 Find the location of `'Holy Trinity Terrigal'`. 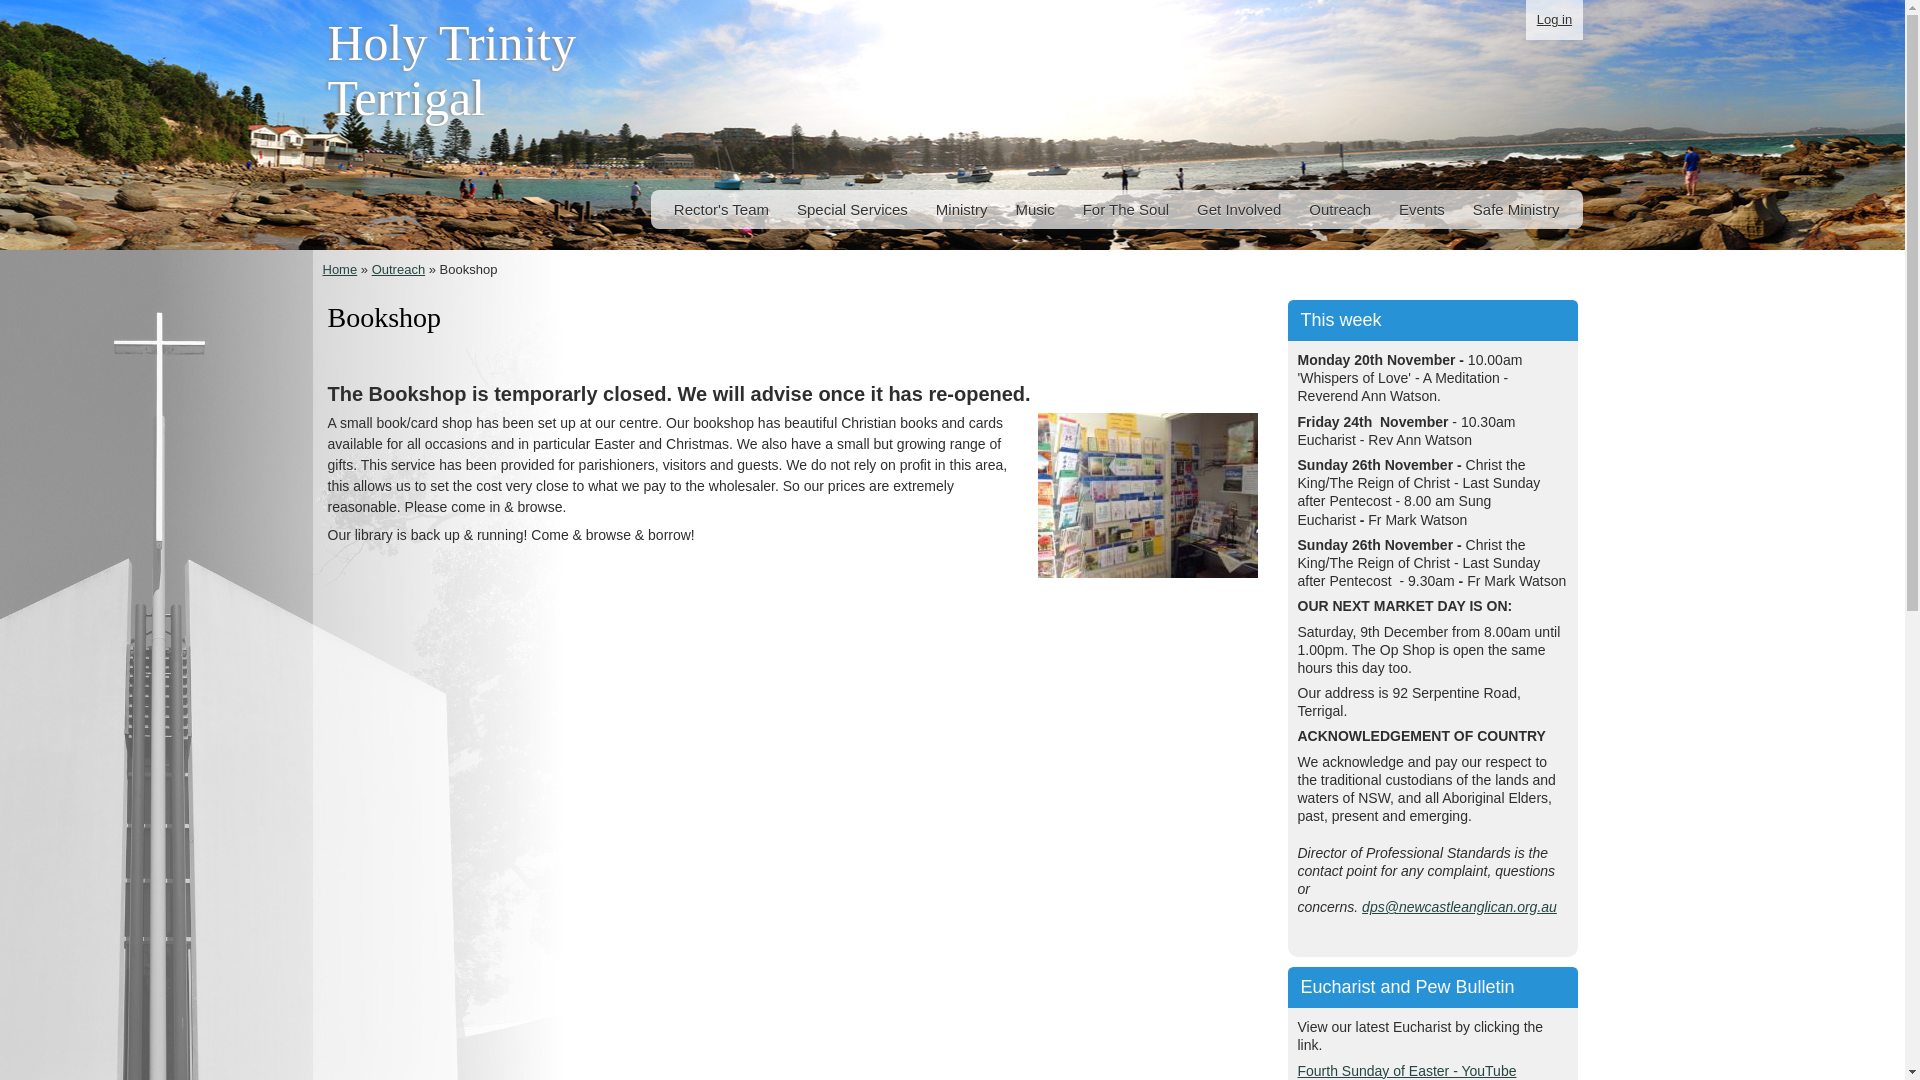

'Holy Trinity Terrigal' is located at coordinates (451, 76).